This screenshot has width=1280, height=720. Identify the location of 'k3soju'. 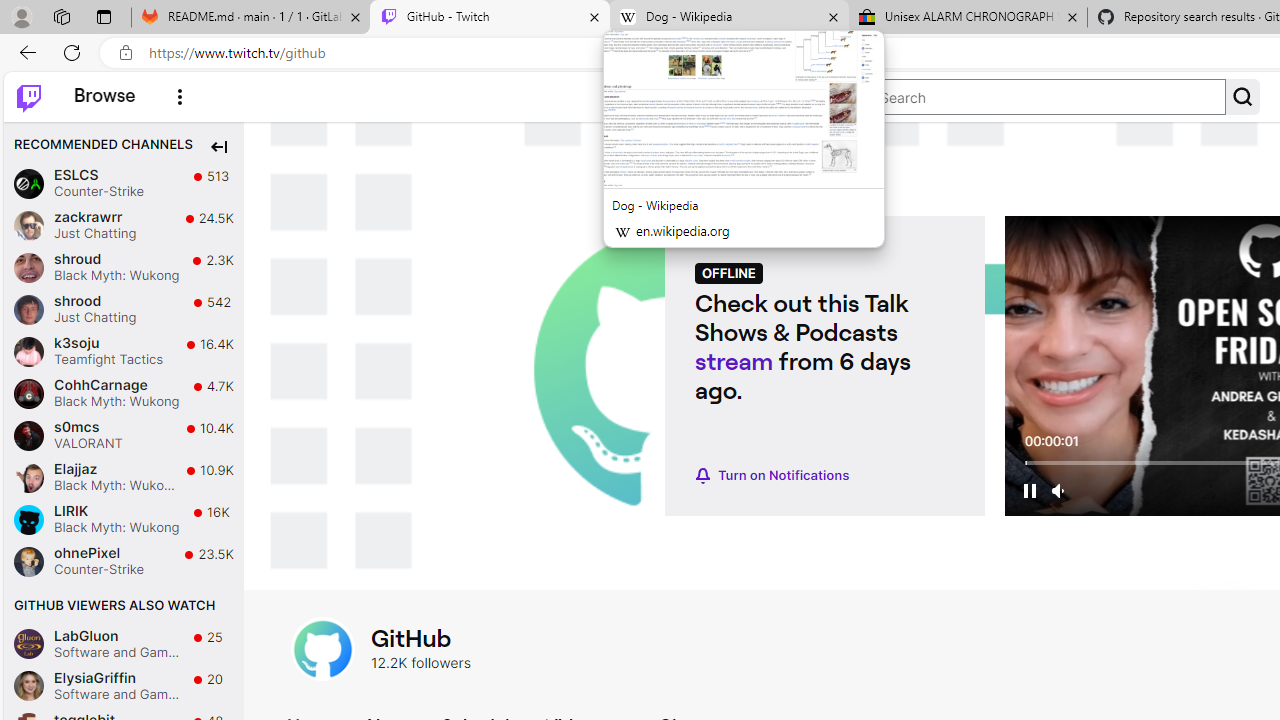
(28, 350).